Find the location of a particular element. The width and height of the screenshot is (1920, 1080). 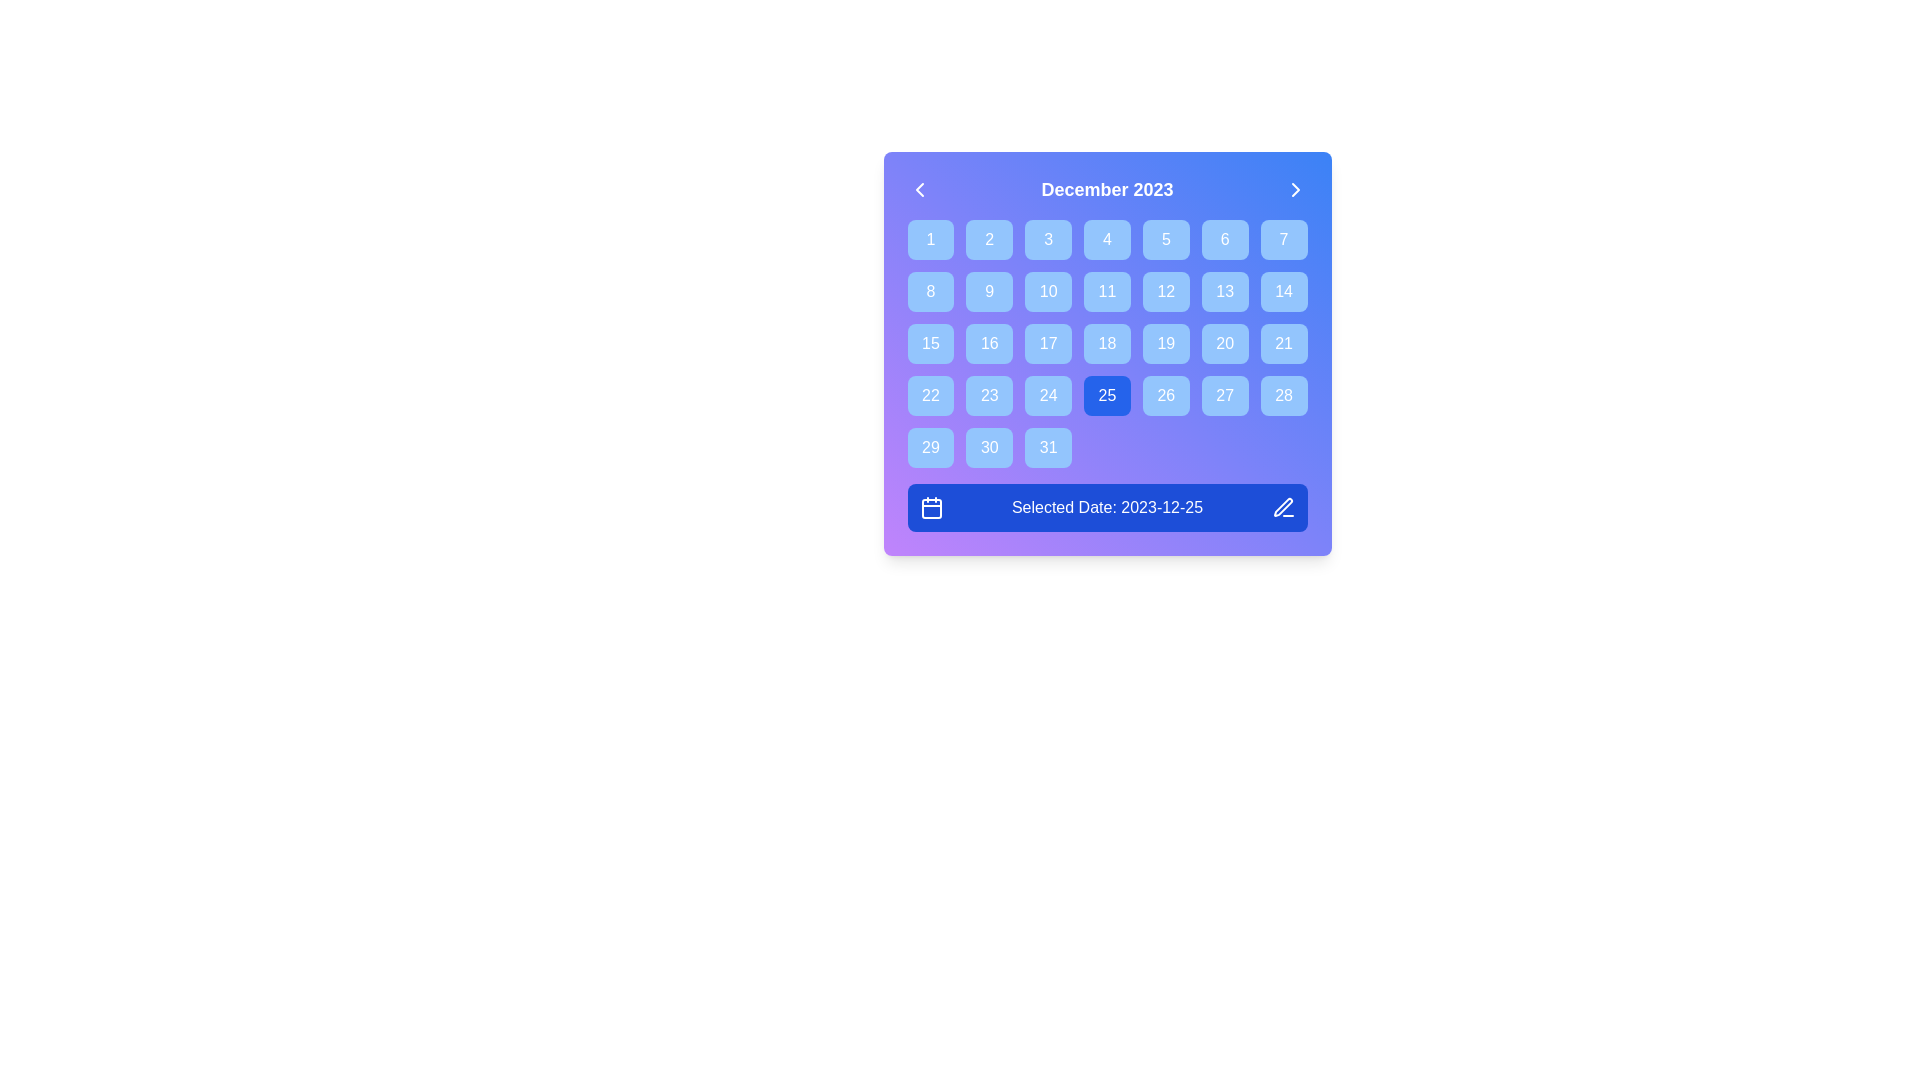

the square-shaped button with rounded corners displaying the number '16' is located at coordinates (989, 342).